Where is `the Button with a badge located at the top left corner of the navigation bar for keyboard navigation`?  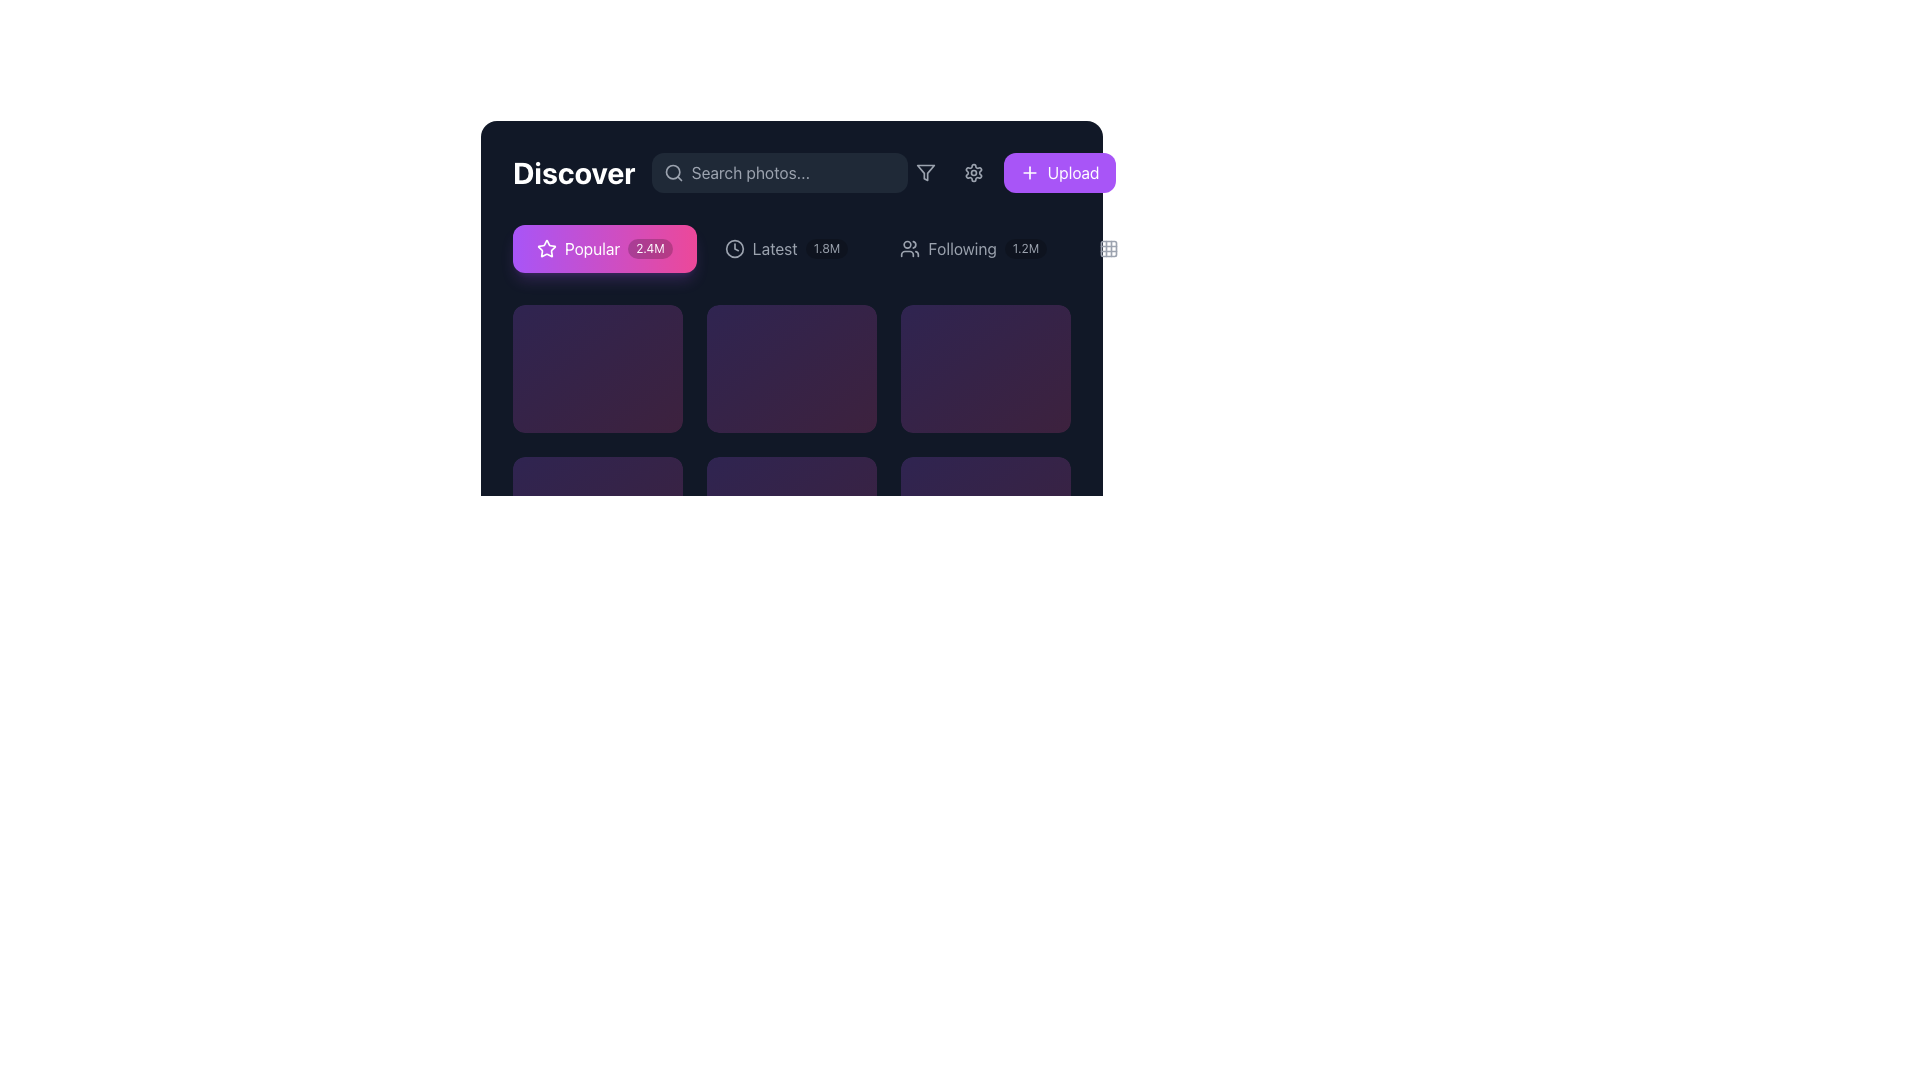 the Button with a badge located at the top left corner of the navigation bar for keyboard navigation is located at coordinates (603, 248).